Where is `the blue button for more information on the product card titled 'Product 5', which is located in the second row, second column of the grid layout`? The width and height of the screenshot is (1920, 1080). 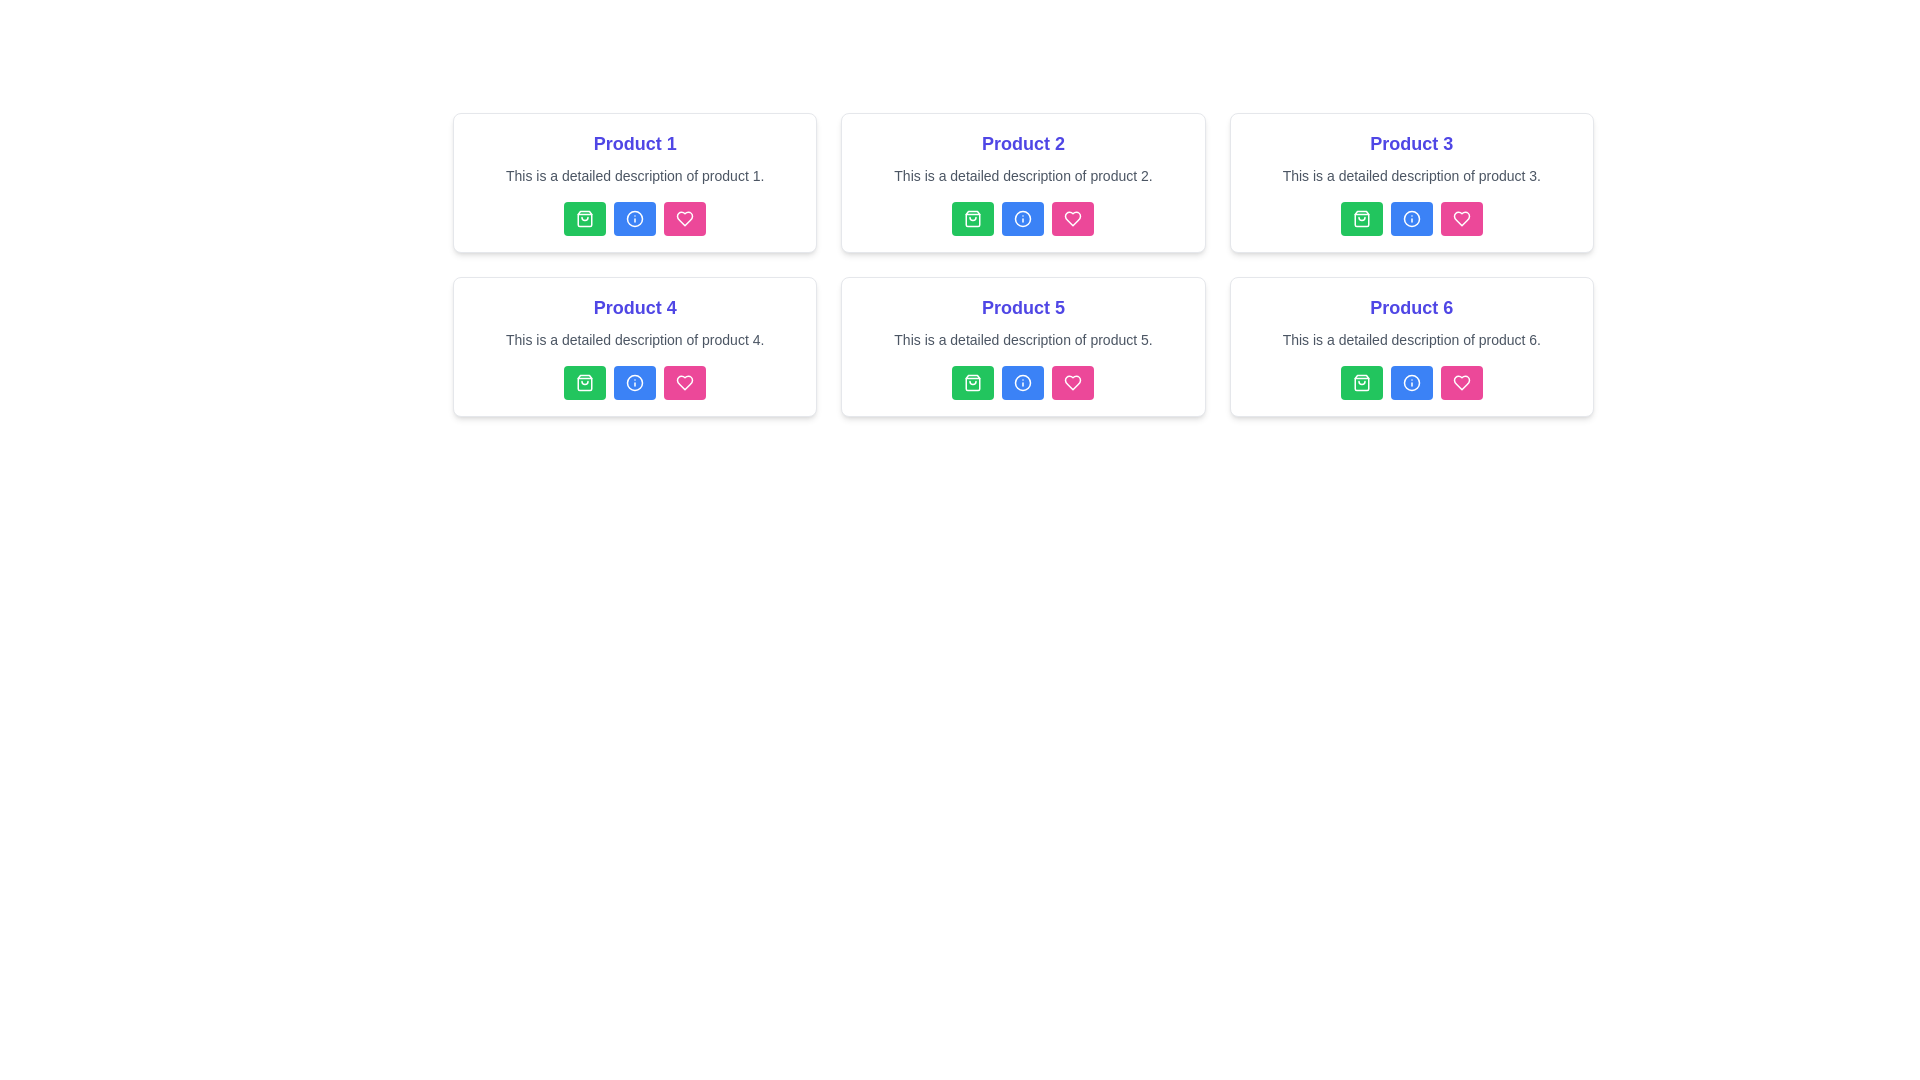
the blue button for more information on the product card titled 'Product 5', which is located in the second row, second column of the grid layout is located at coordinates (1022, 346).